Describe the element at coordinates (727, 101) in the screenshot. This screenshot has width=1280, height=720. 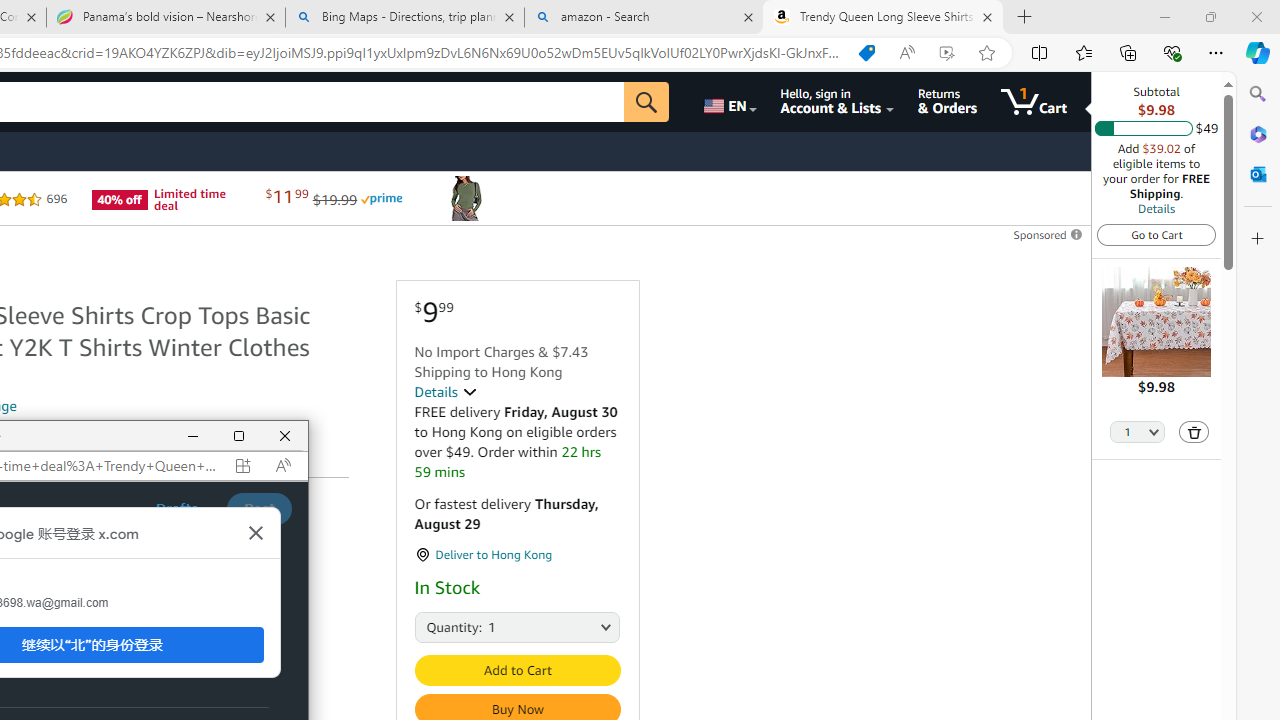
I see `'Choose a language for shopping.'` at that location.